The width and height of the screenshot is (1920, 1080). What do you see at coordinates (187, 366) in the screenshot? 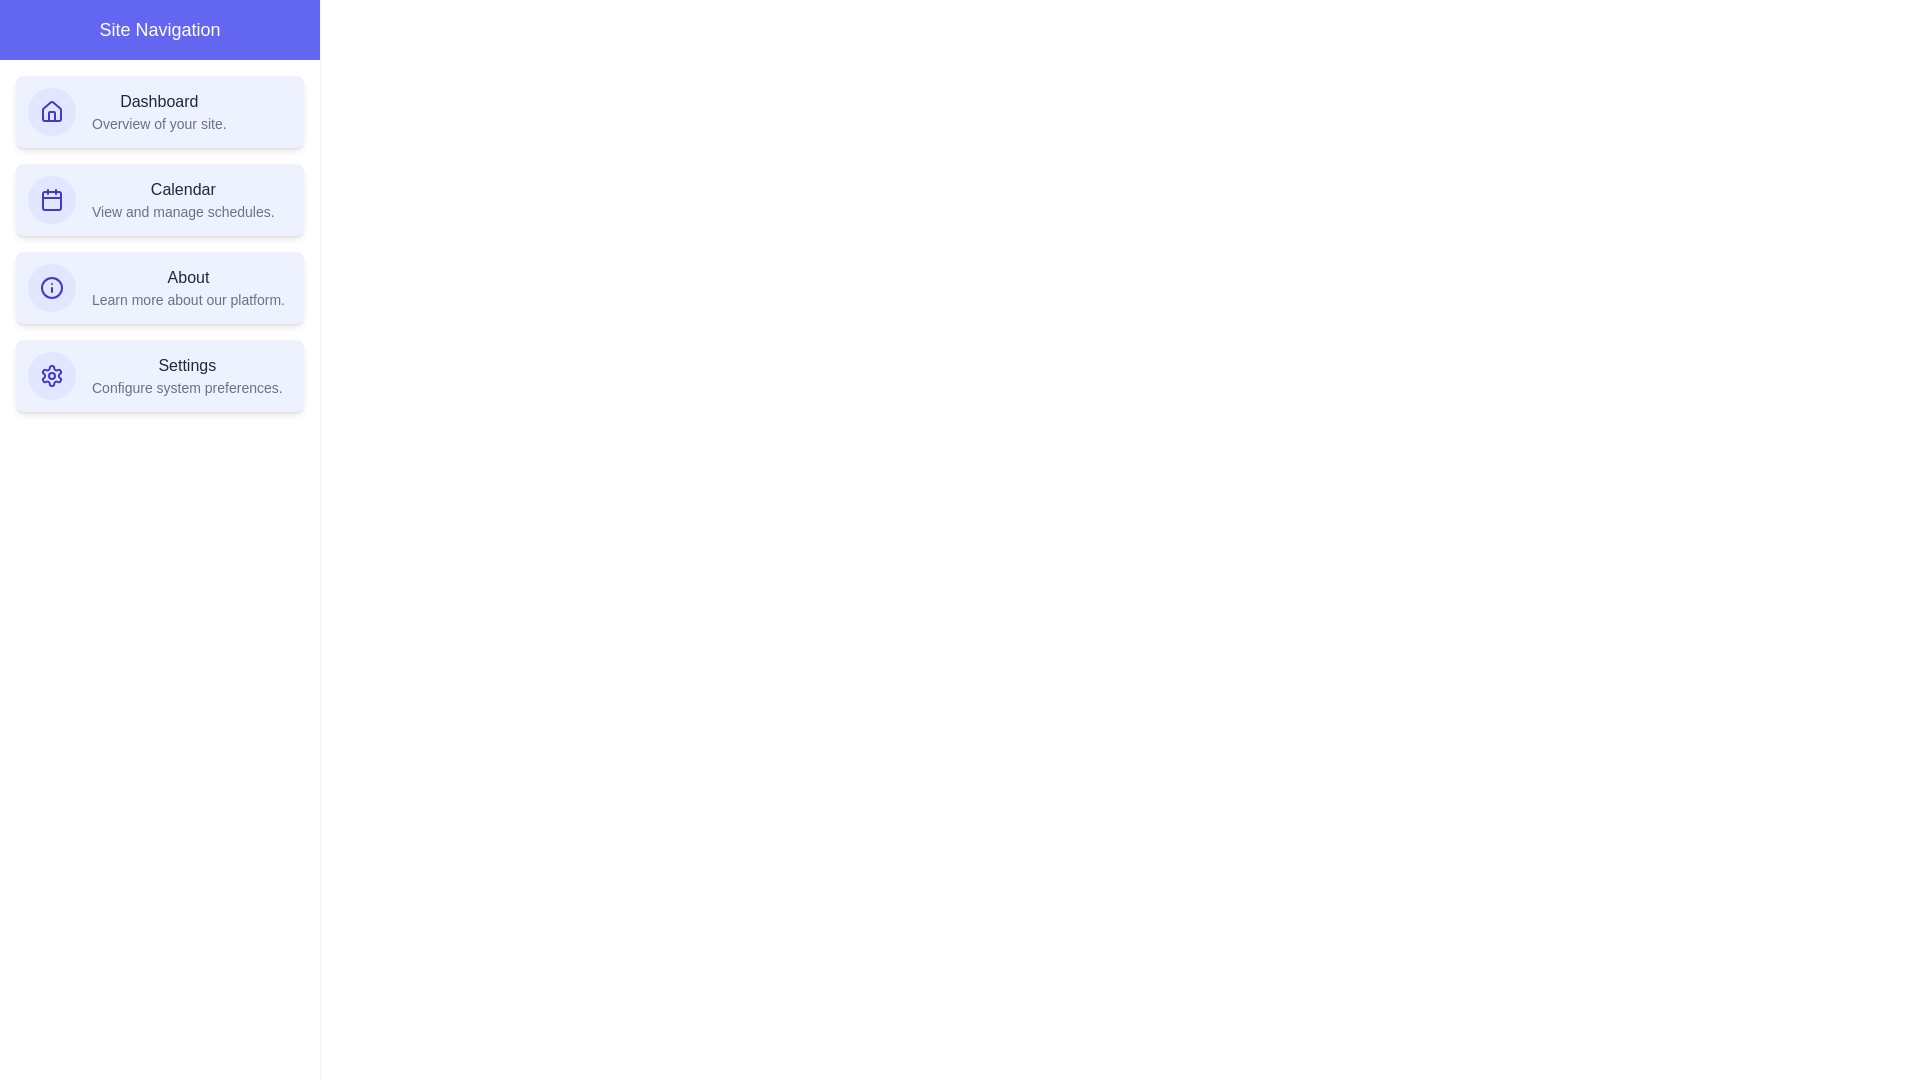
I see `the text of the navigation item Settings` at bounding box center [187, 366].